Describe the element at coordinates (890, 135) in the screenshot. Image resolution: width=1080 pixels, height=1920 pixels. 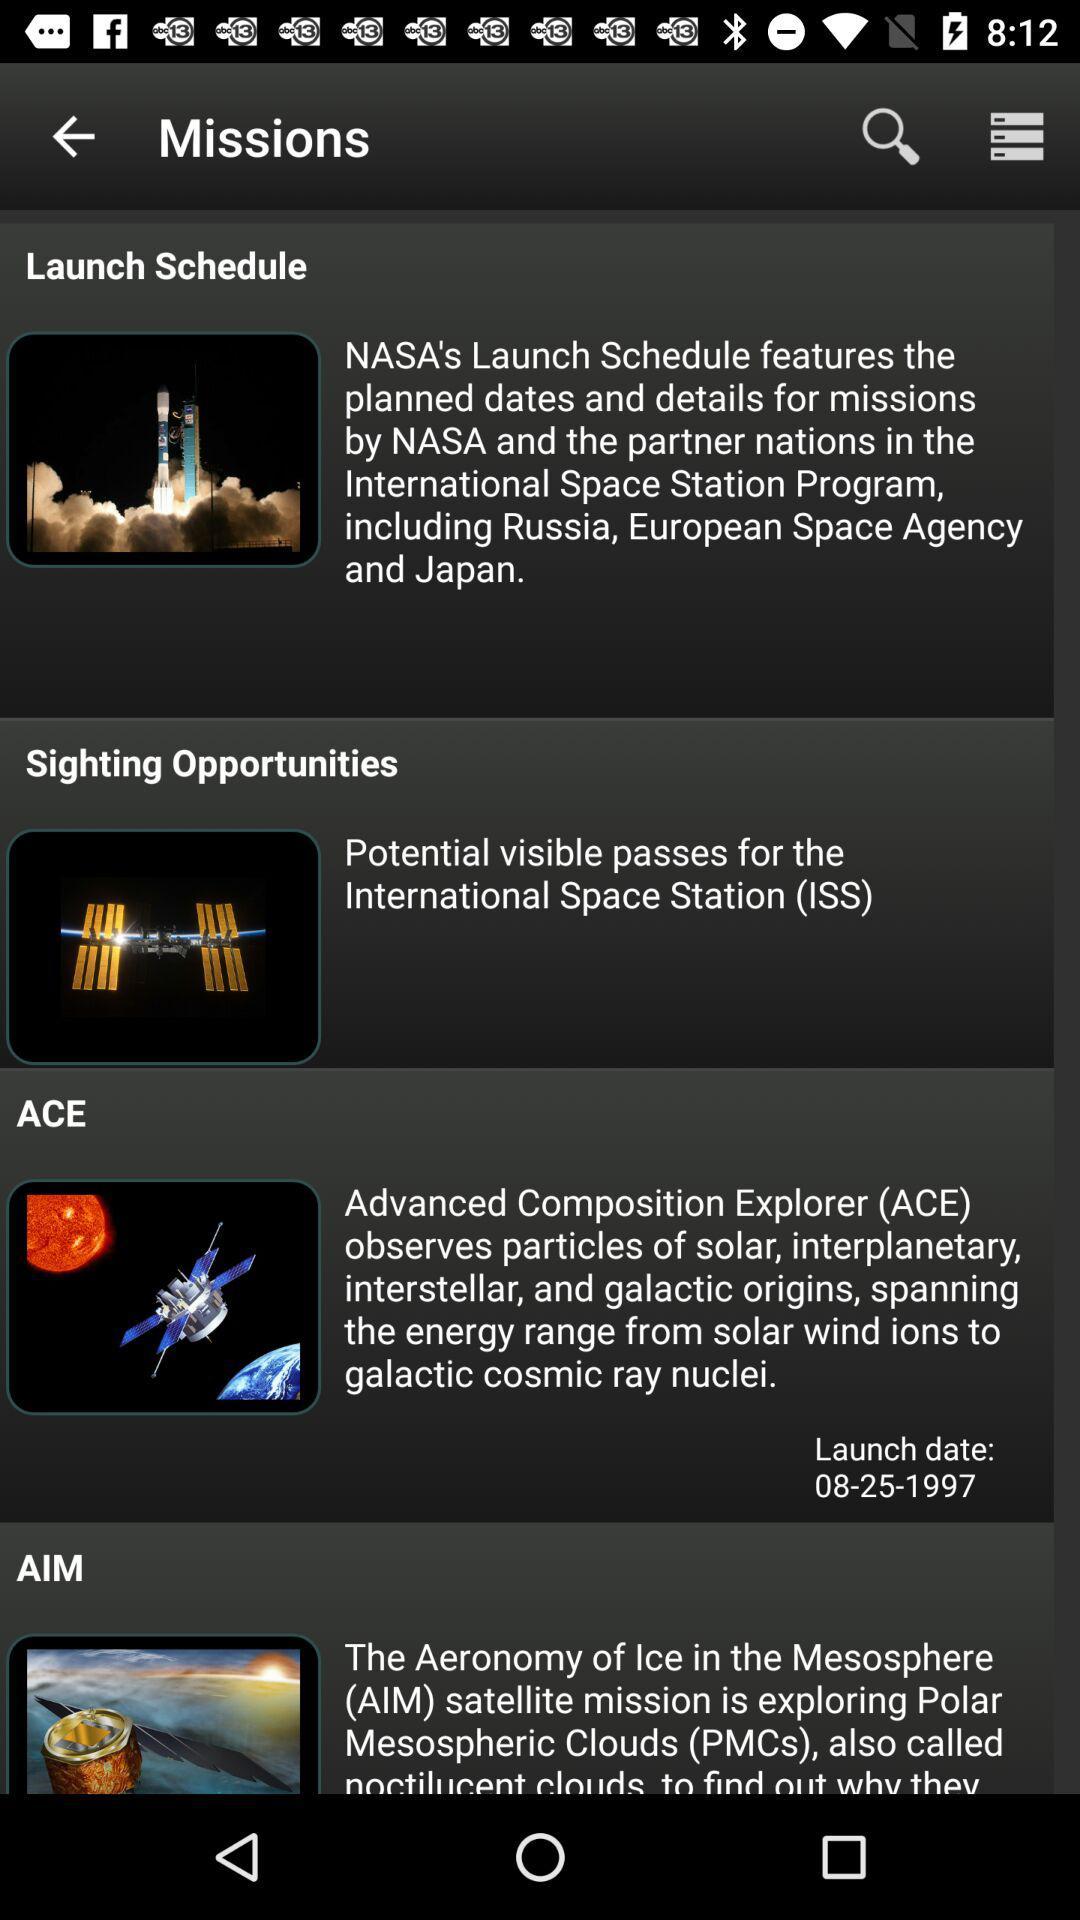
I see `the icon next to missions` at that location.